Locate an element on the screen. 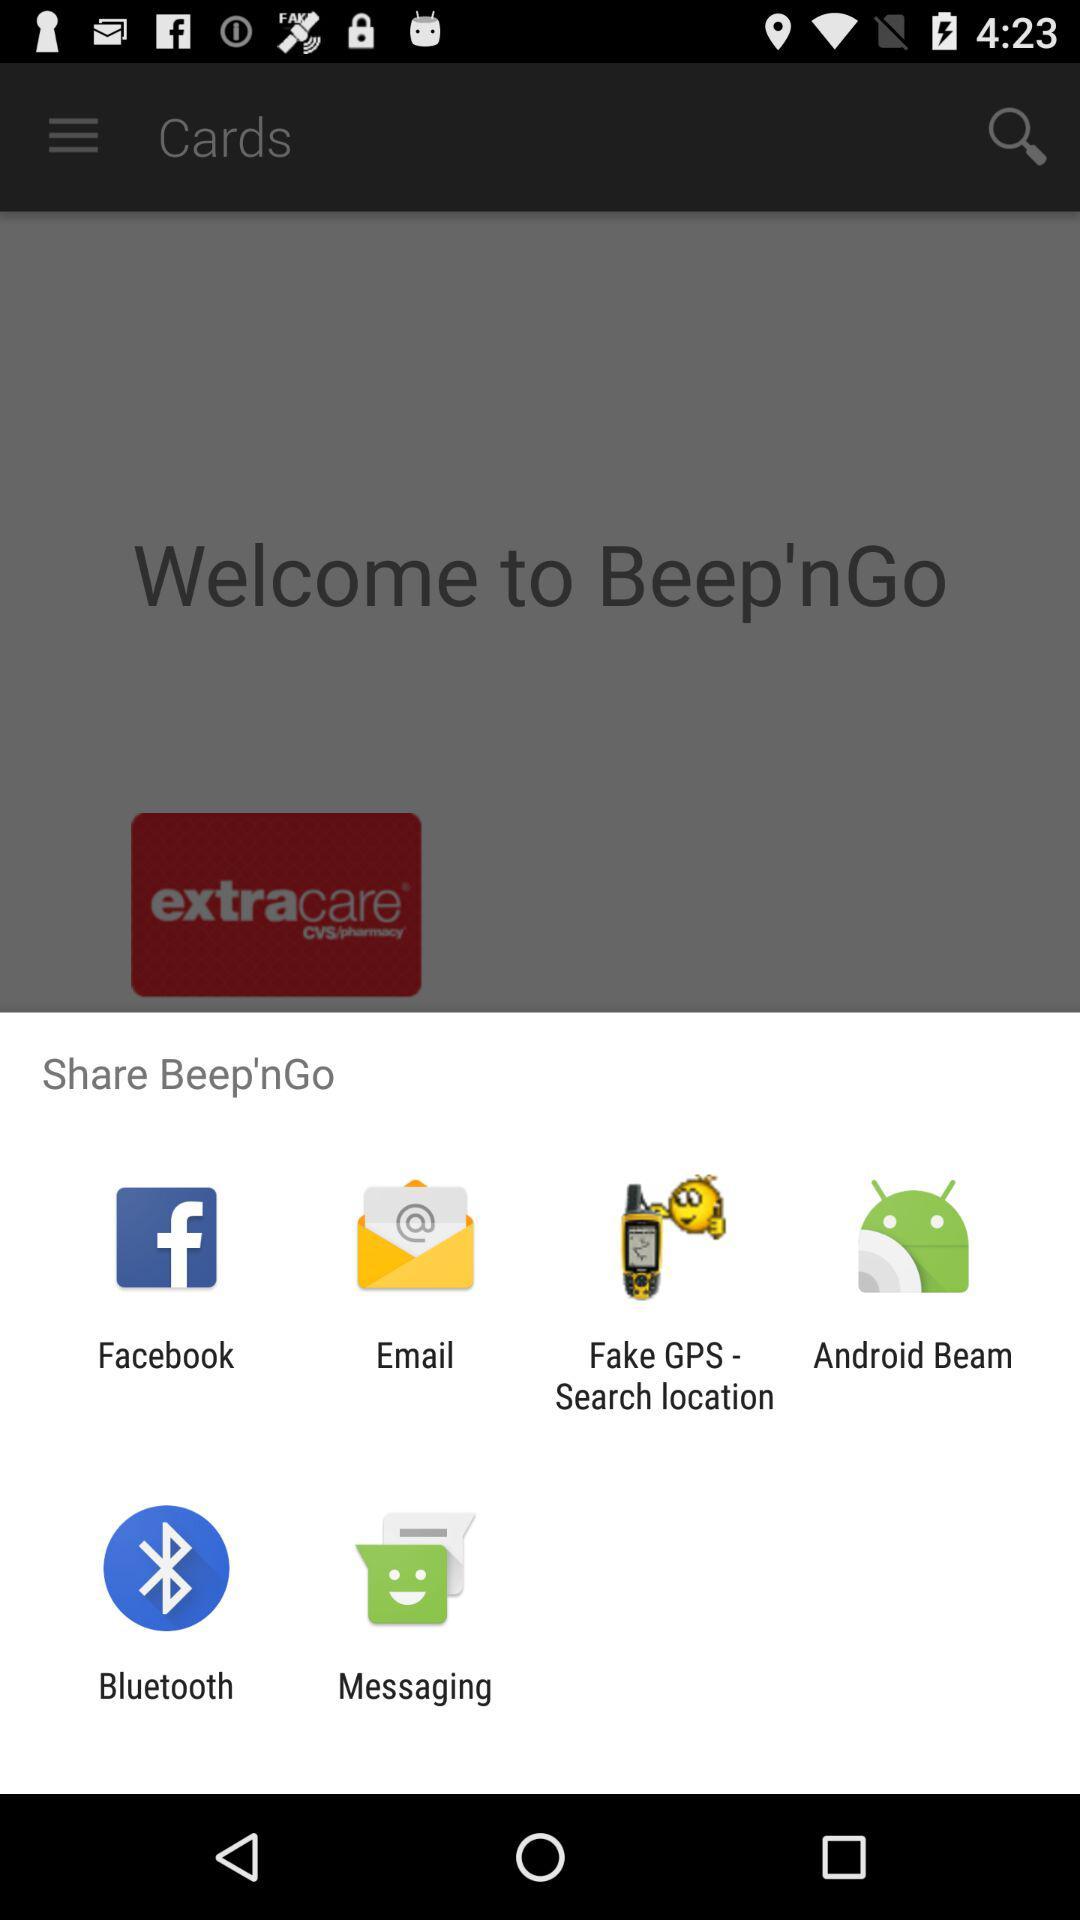 The image size is (1080, 1920). fake gps search item is located at coordinates (664, 1374).